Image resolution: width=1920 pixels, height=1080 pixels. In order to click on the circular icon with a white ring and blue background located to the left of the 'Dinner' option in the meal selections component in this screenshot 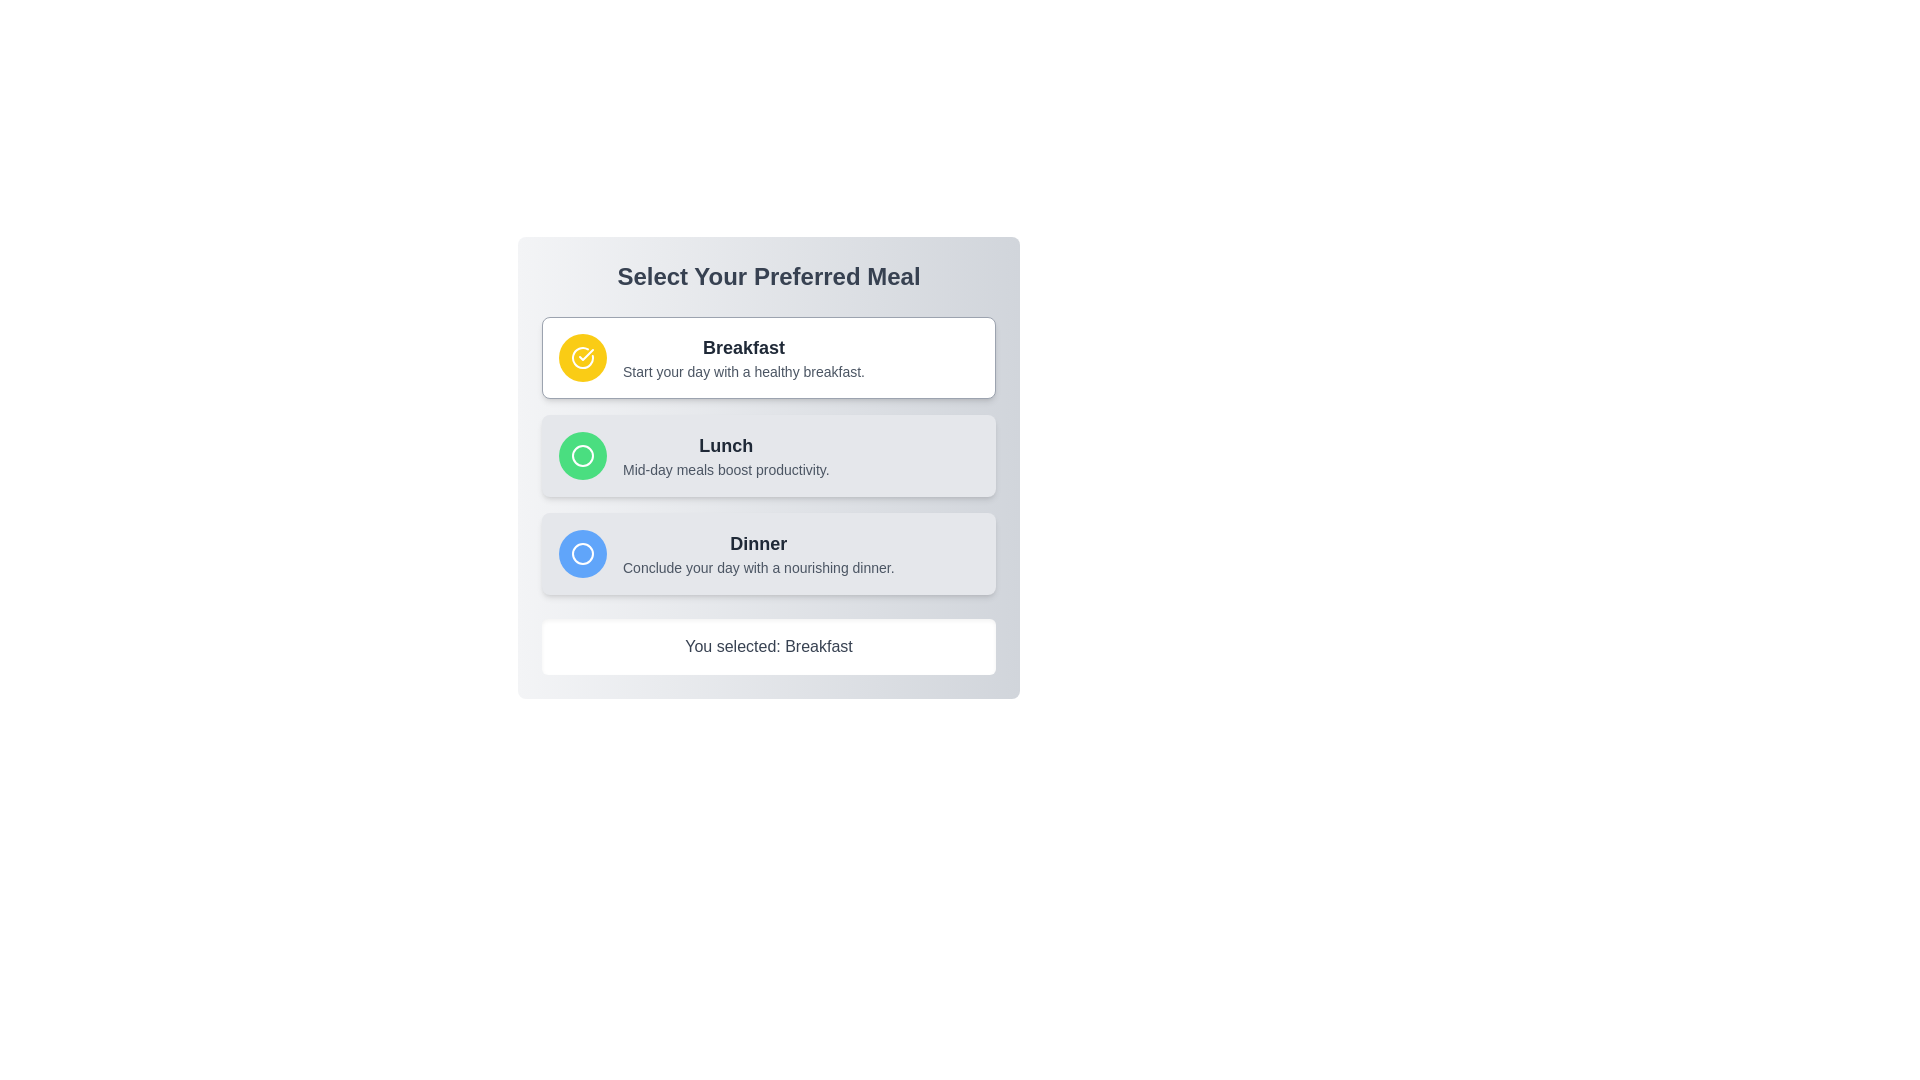, I will do `click(581, 554)`.